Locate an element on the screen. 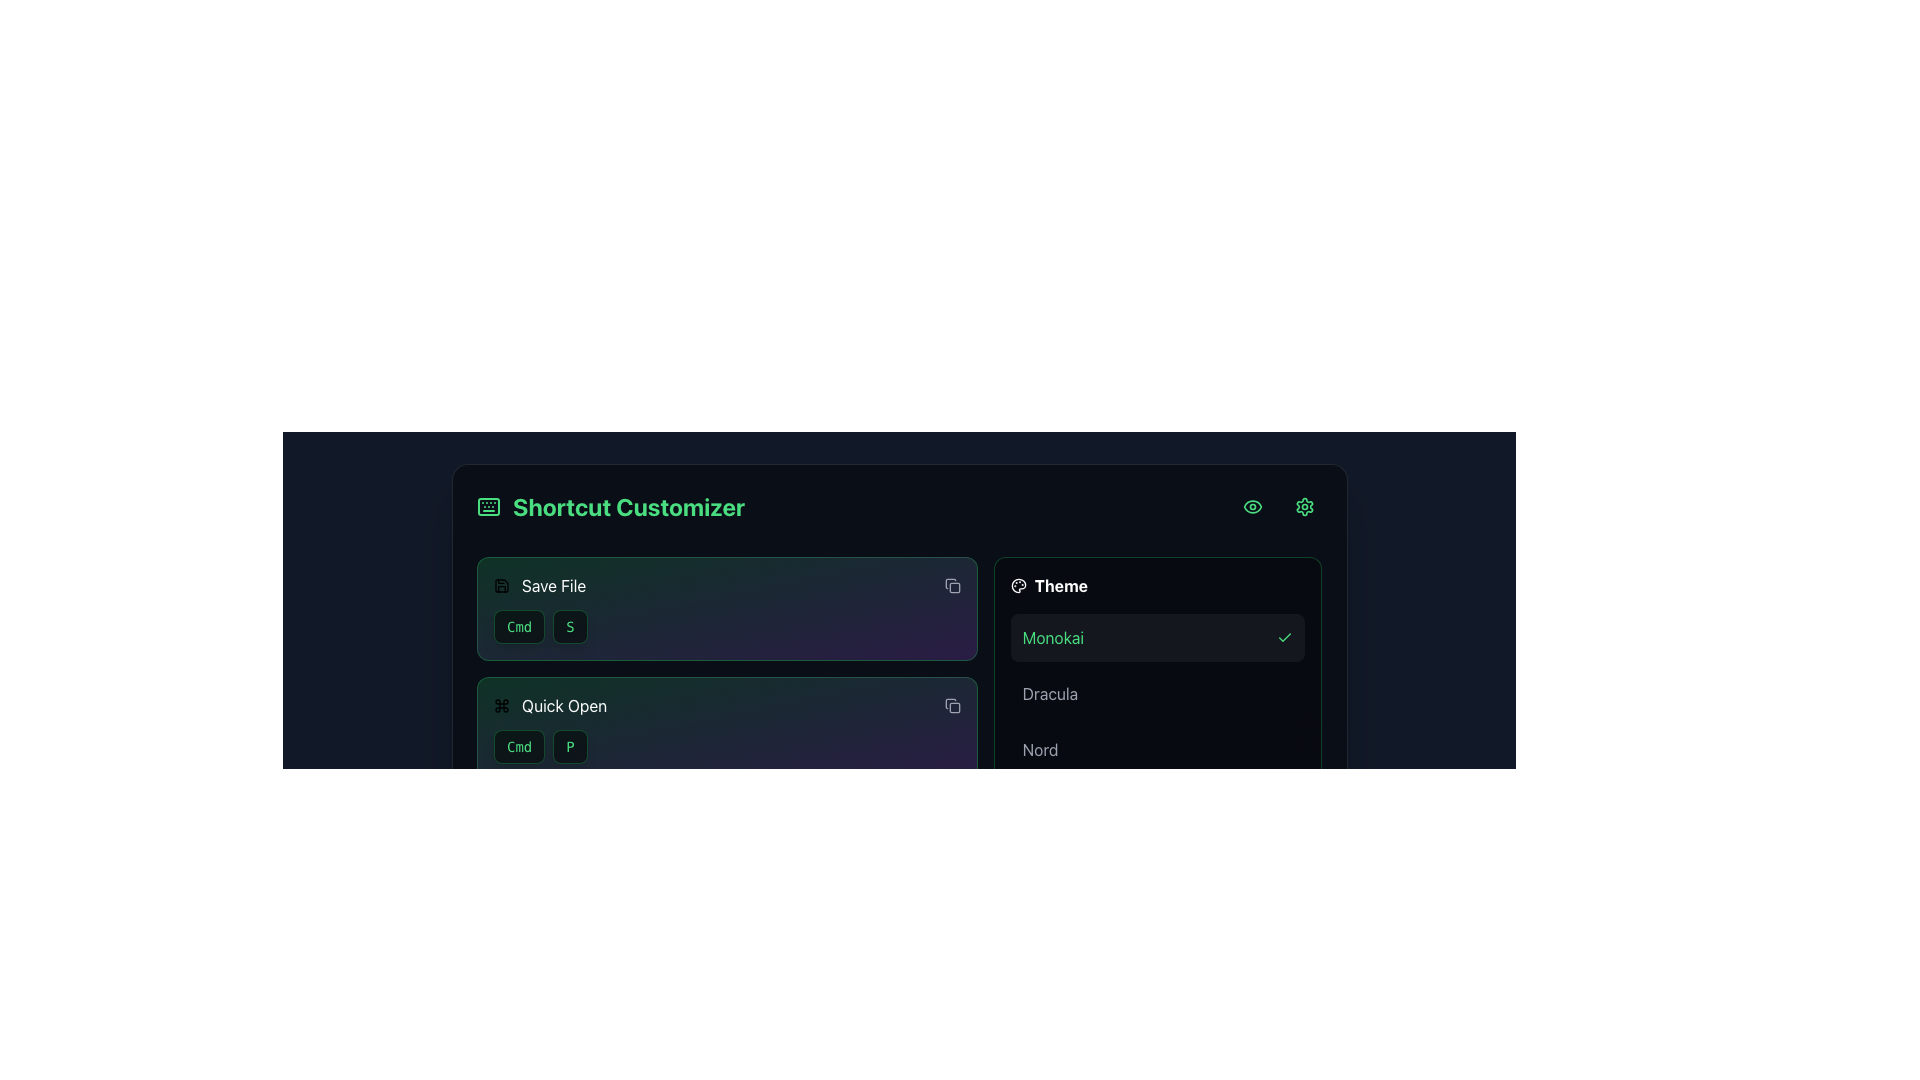 This screenshot has height=1080, width=1920. the control button icon resembling a grid of four circular elements within the 'Shortcut Customizer' panel, associated with the 'Quick Open' label is located at coordinates (501, 704).